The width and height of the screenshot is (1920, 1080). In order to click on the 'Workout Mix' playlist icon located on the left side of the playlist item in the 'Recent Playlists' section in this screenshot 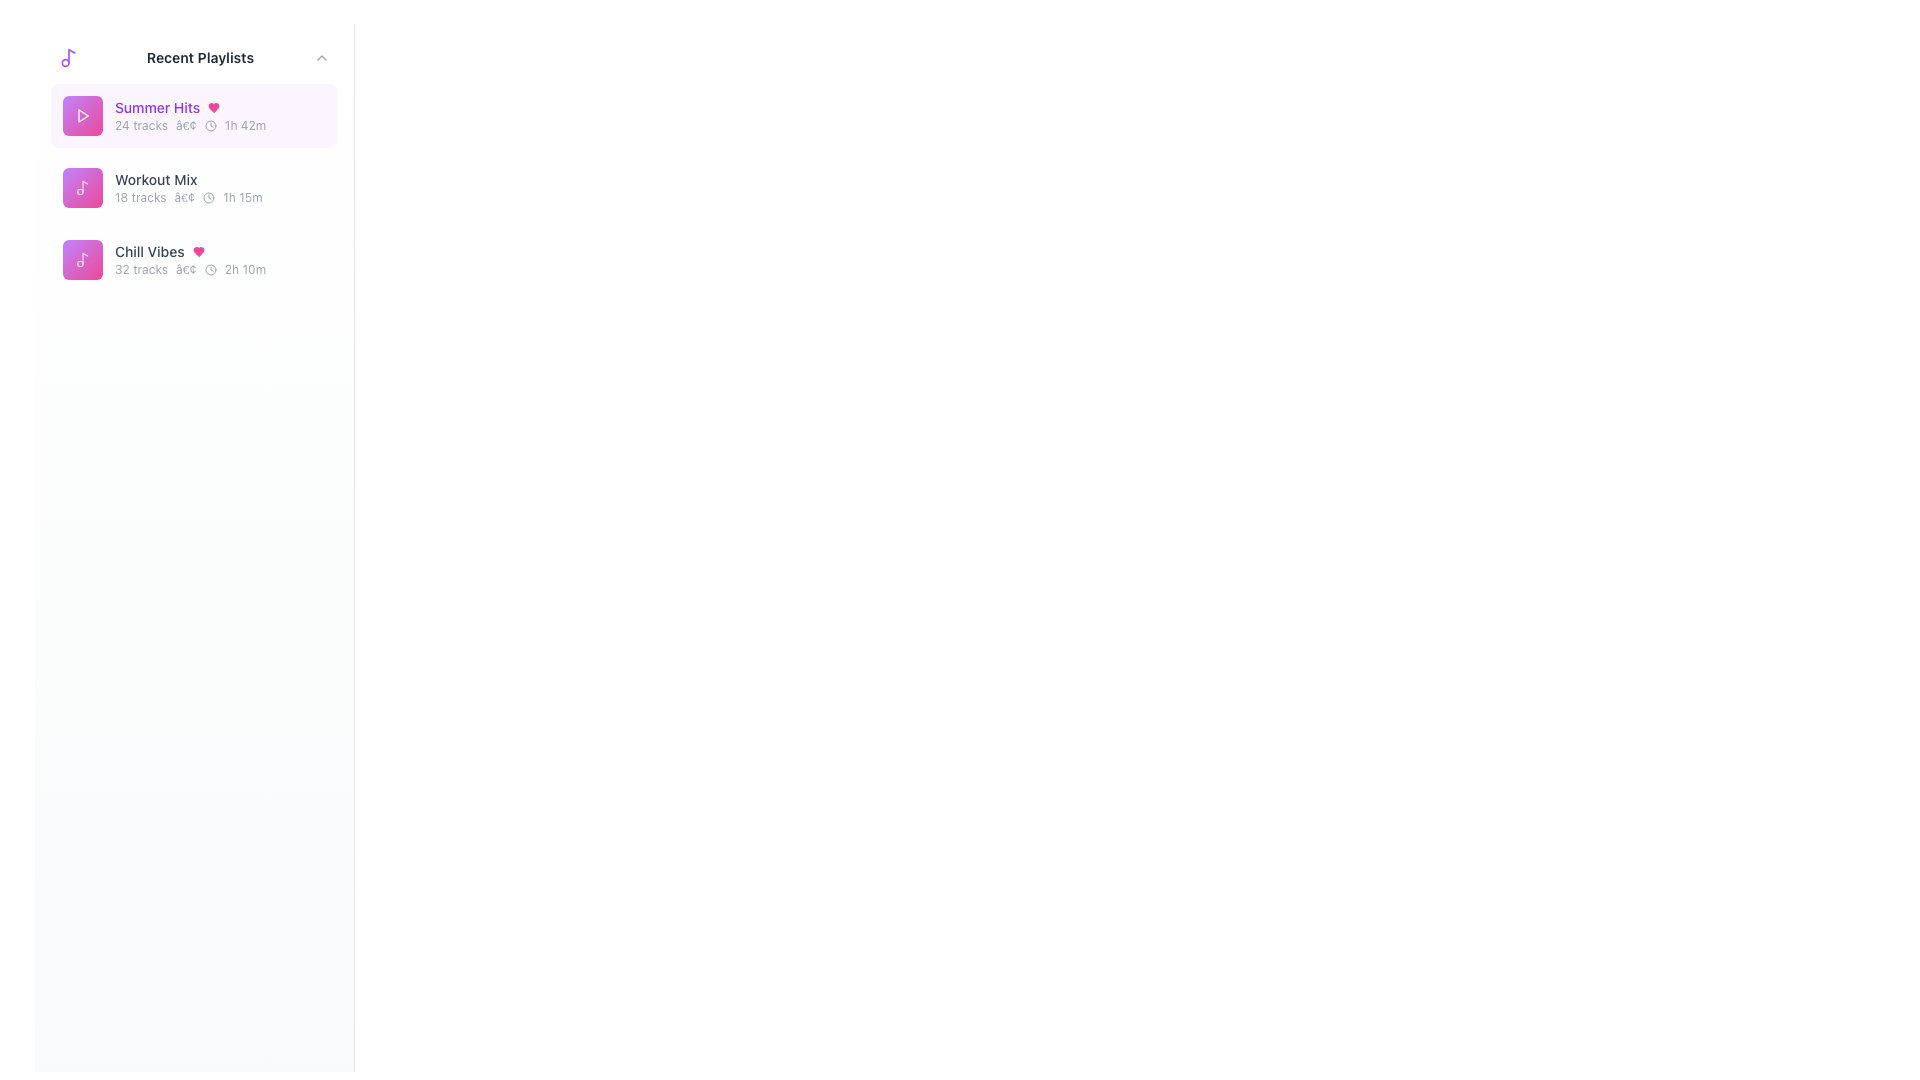, I will do `click(81, 188)`.